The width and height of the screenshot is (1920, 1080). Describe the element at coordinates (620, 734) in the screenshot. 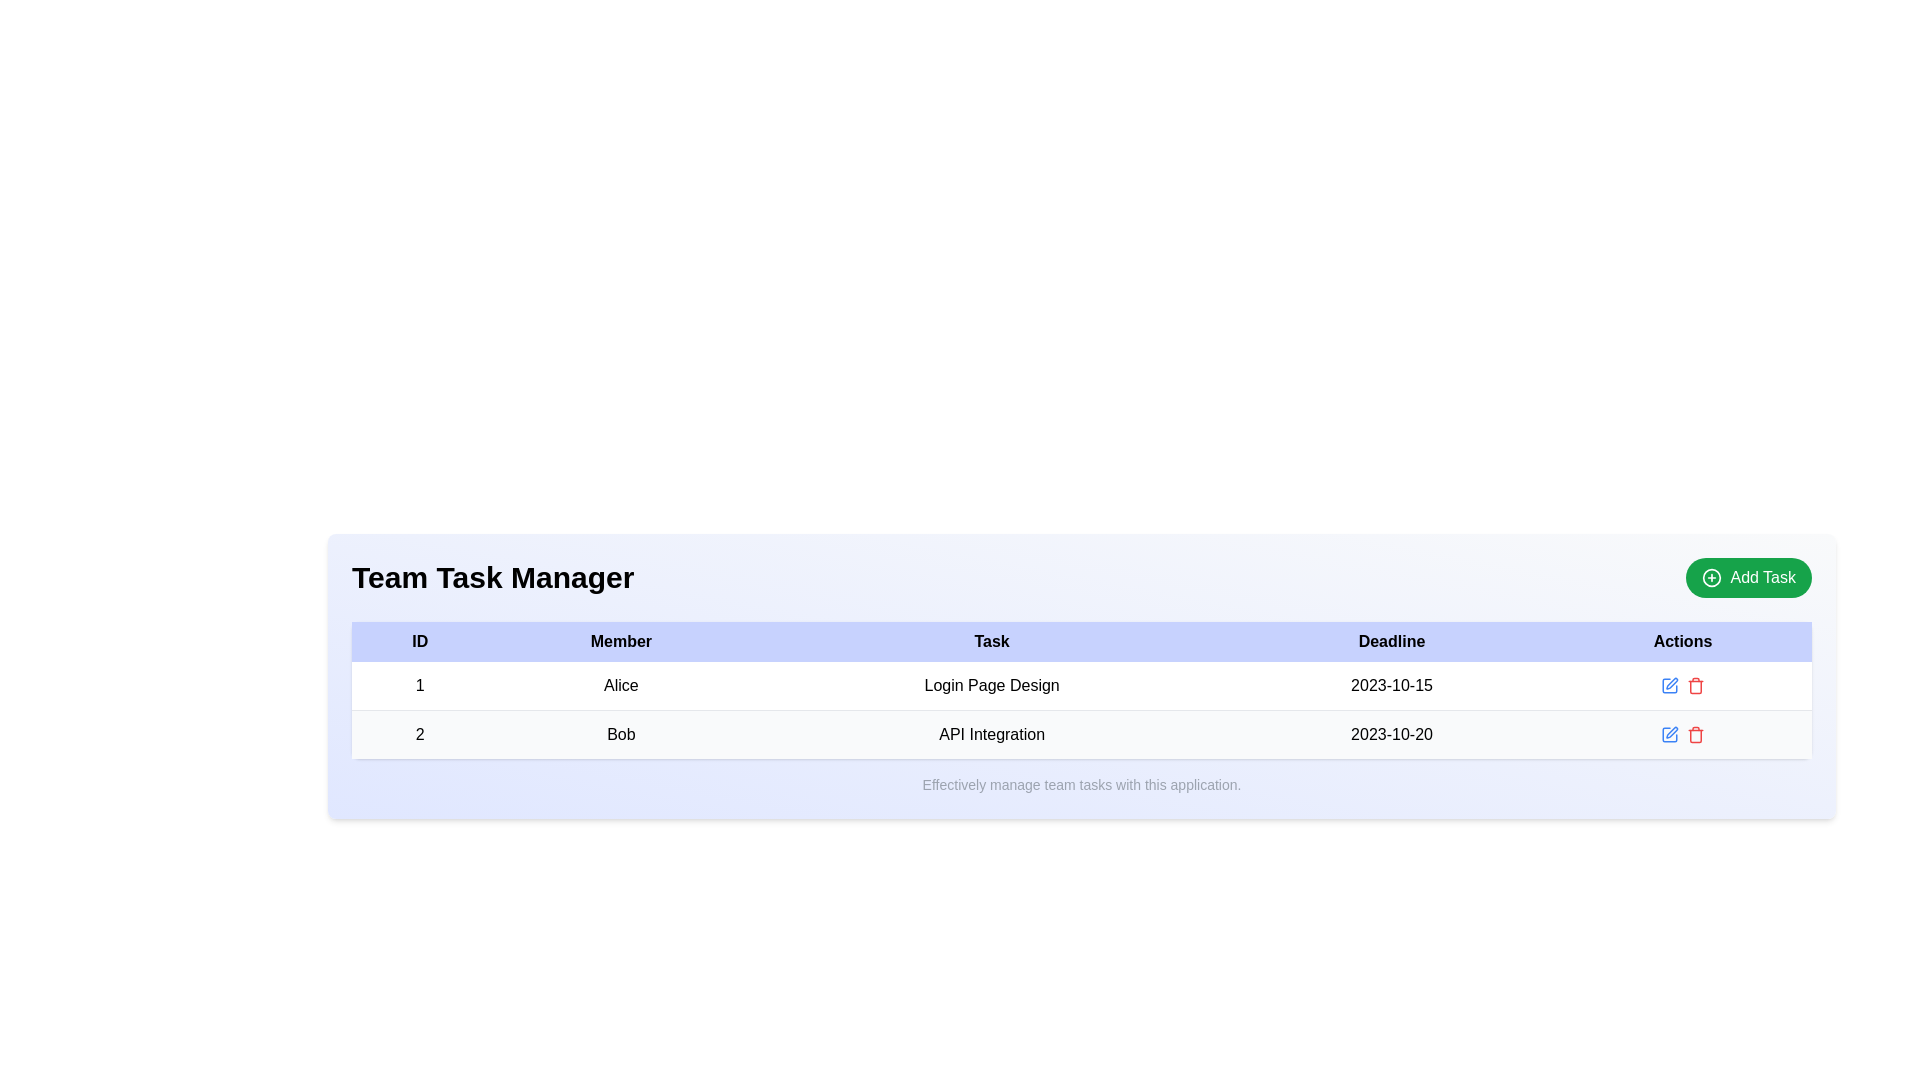

I see `the text label displaying the name of the team member` at that location.